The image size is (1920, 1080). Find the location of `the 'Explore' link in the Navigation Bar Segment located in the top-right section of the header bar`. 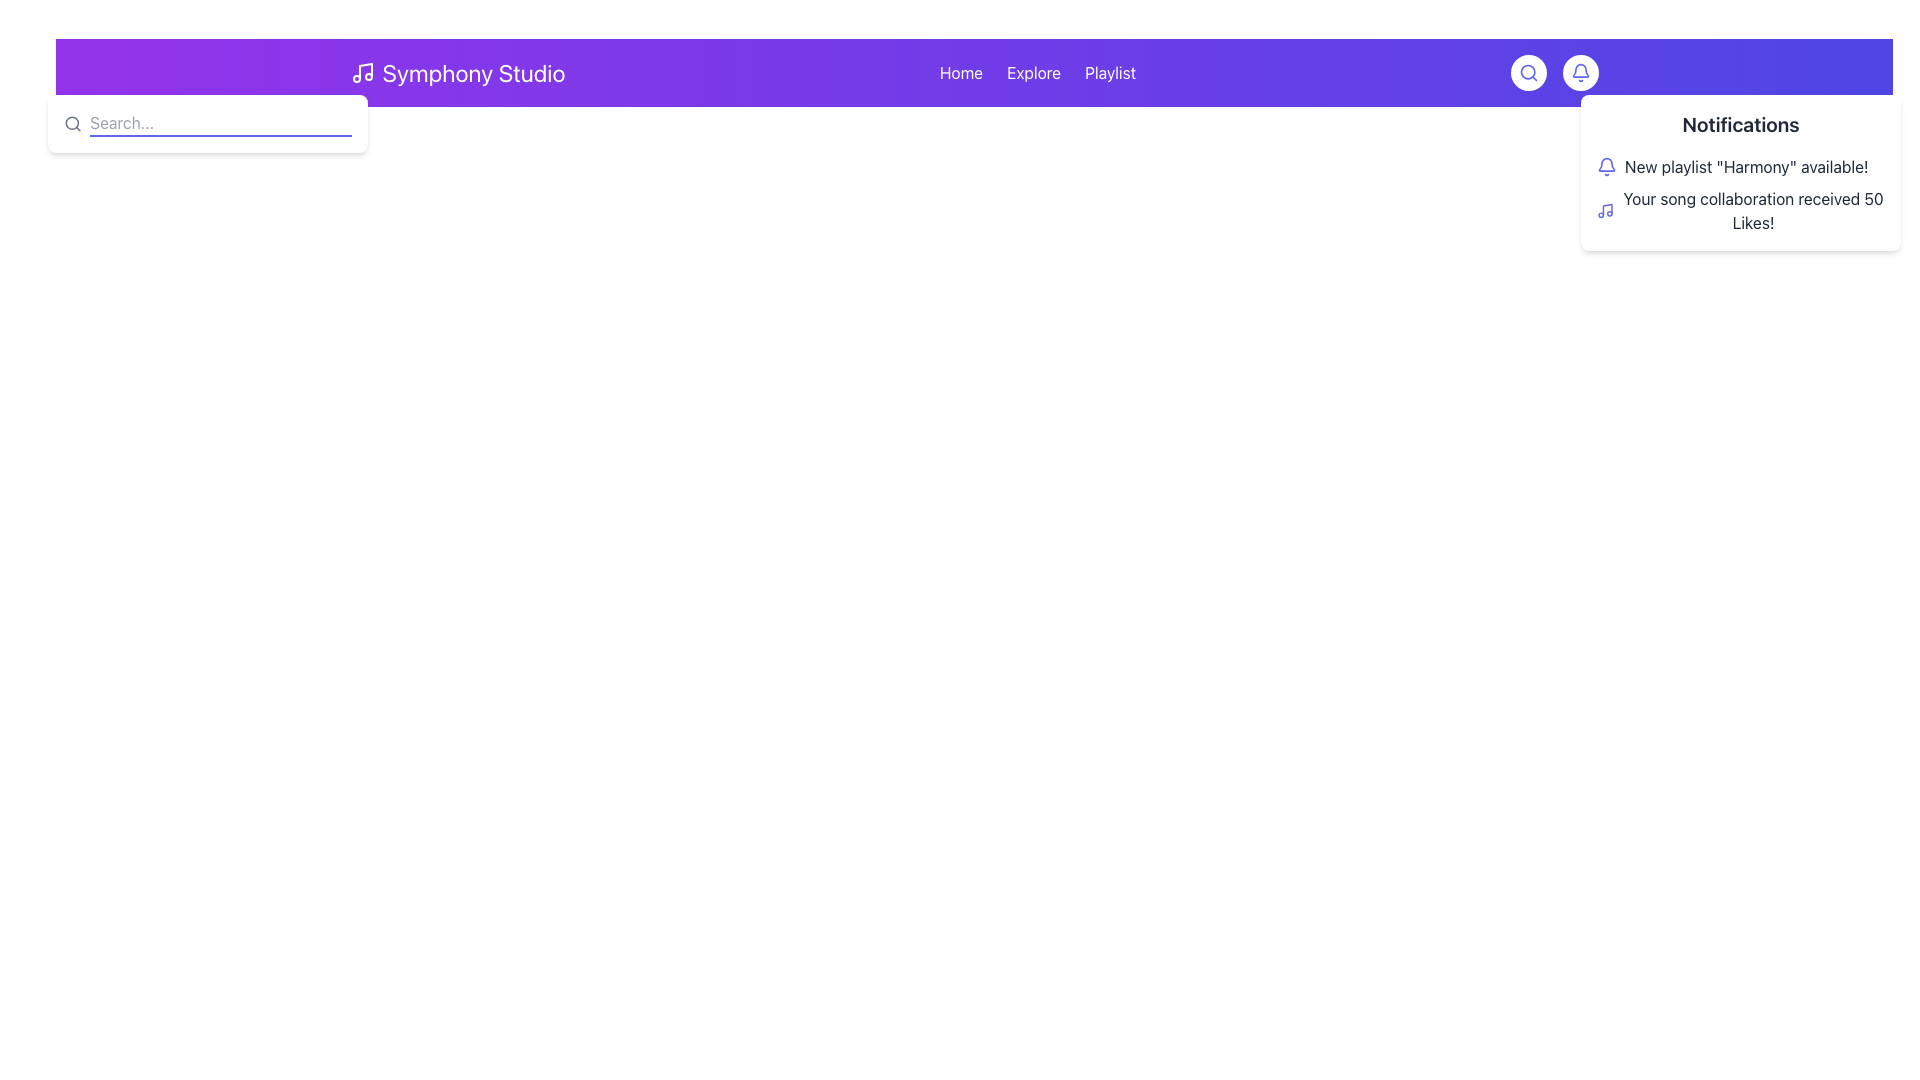

the 'Explore' link in the Navigation Bar Segment located in the top-right section of the header bar is located at coordinates (1037, 72).